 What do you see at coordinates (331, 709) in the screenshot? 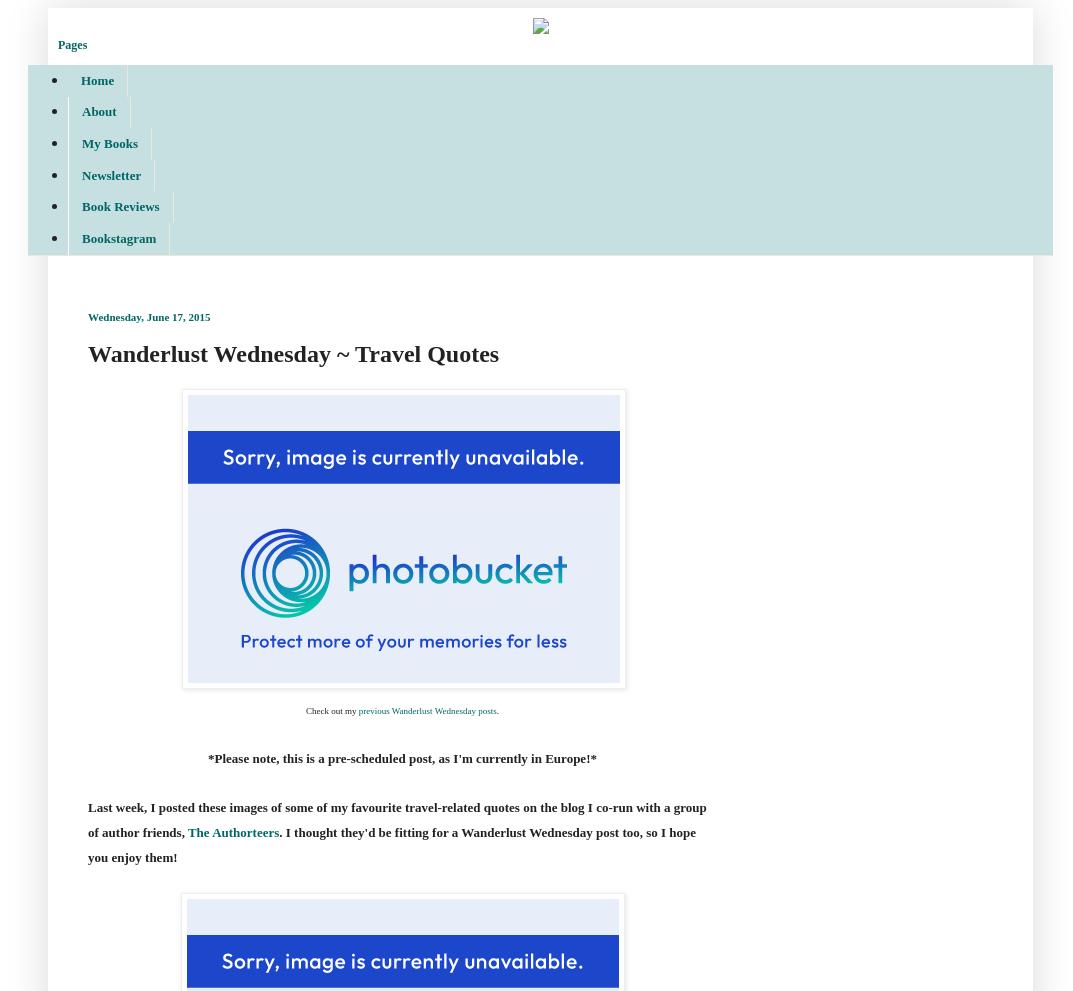
I see `'Check out my'` at bounding box center [331, 709].